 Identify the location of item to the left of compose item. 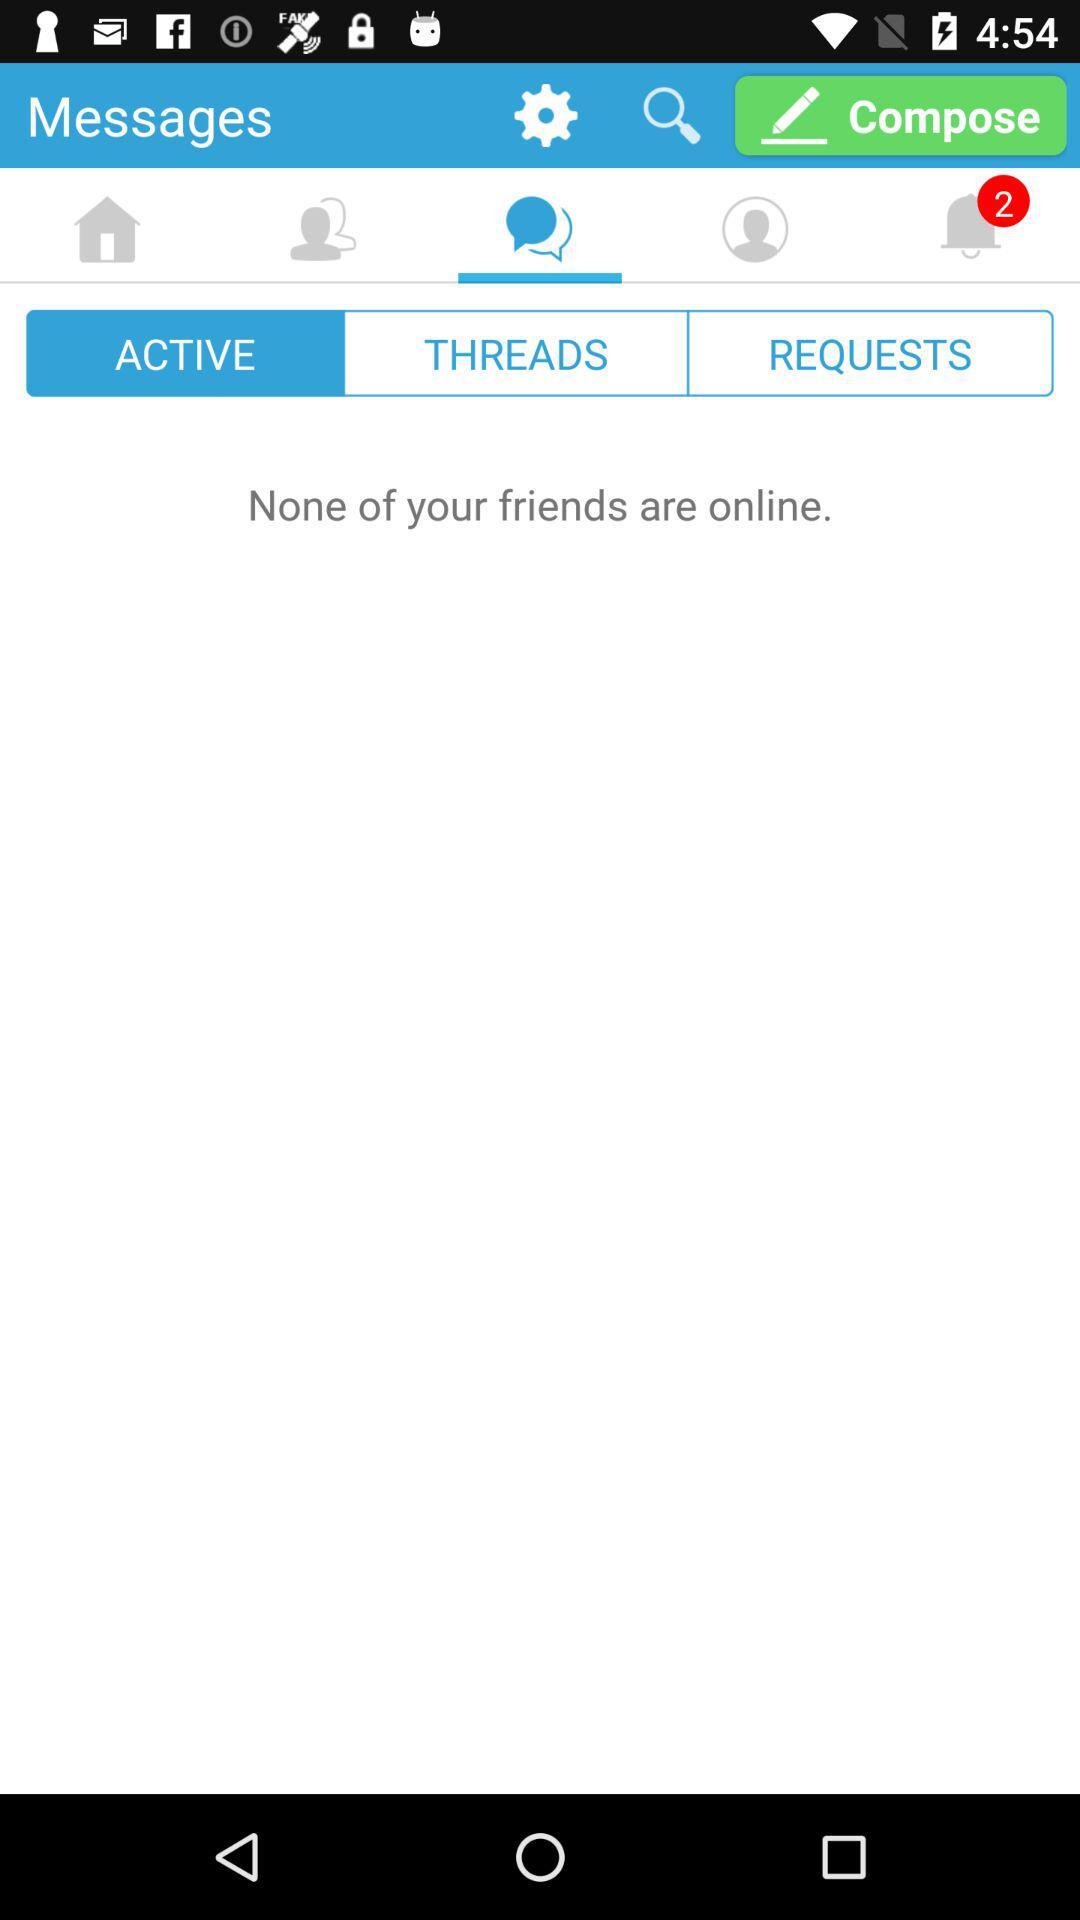
(671, 114).